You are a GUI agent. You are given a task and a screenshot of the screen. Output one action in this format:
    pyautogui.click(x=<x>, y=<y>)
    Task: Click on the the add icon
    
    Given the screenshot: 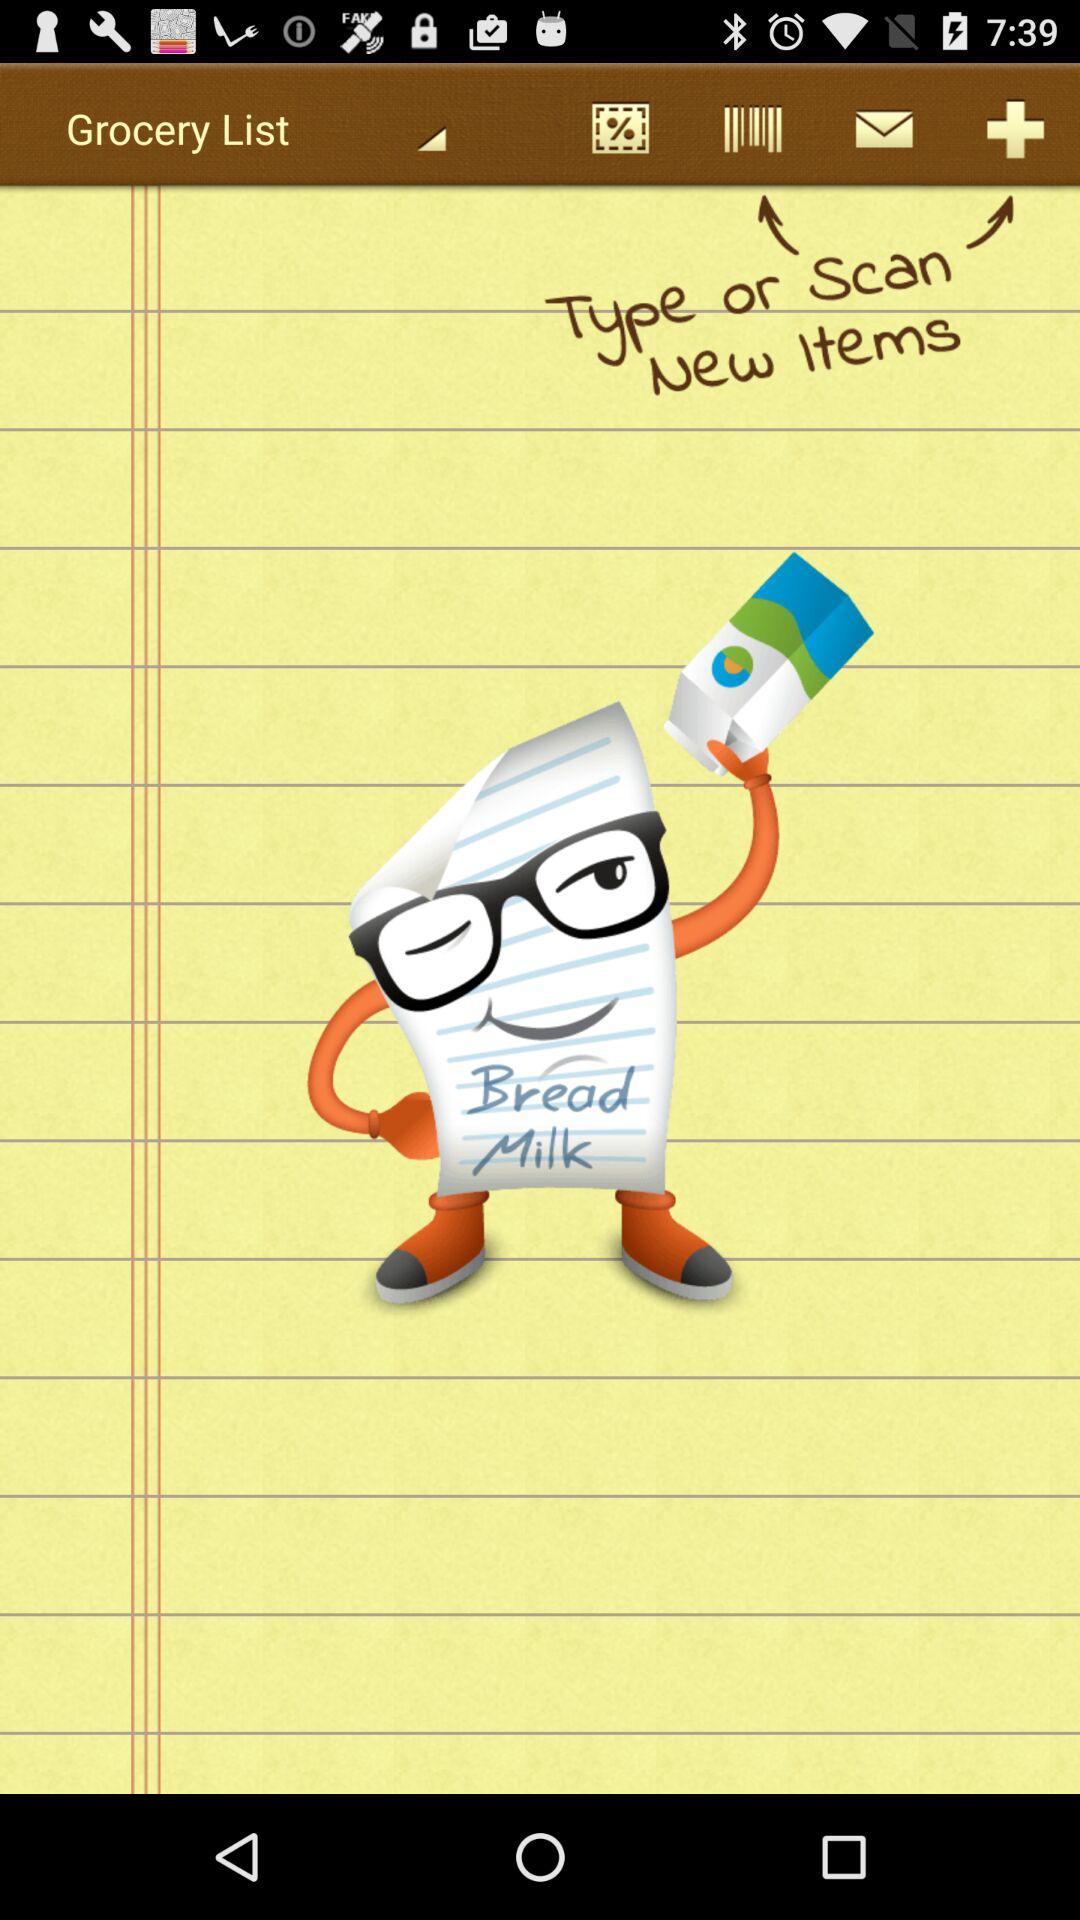 What is the action you would take?
    pyautogui.click(x=1014, y=136)
    